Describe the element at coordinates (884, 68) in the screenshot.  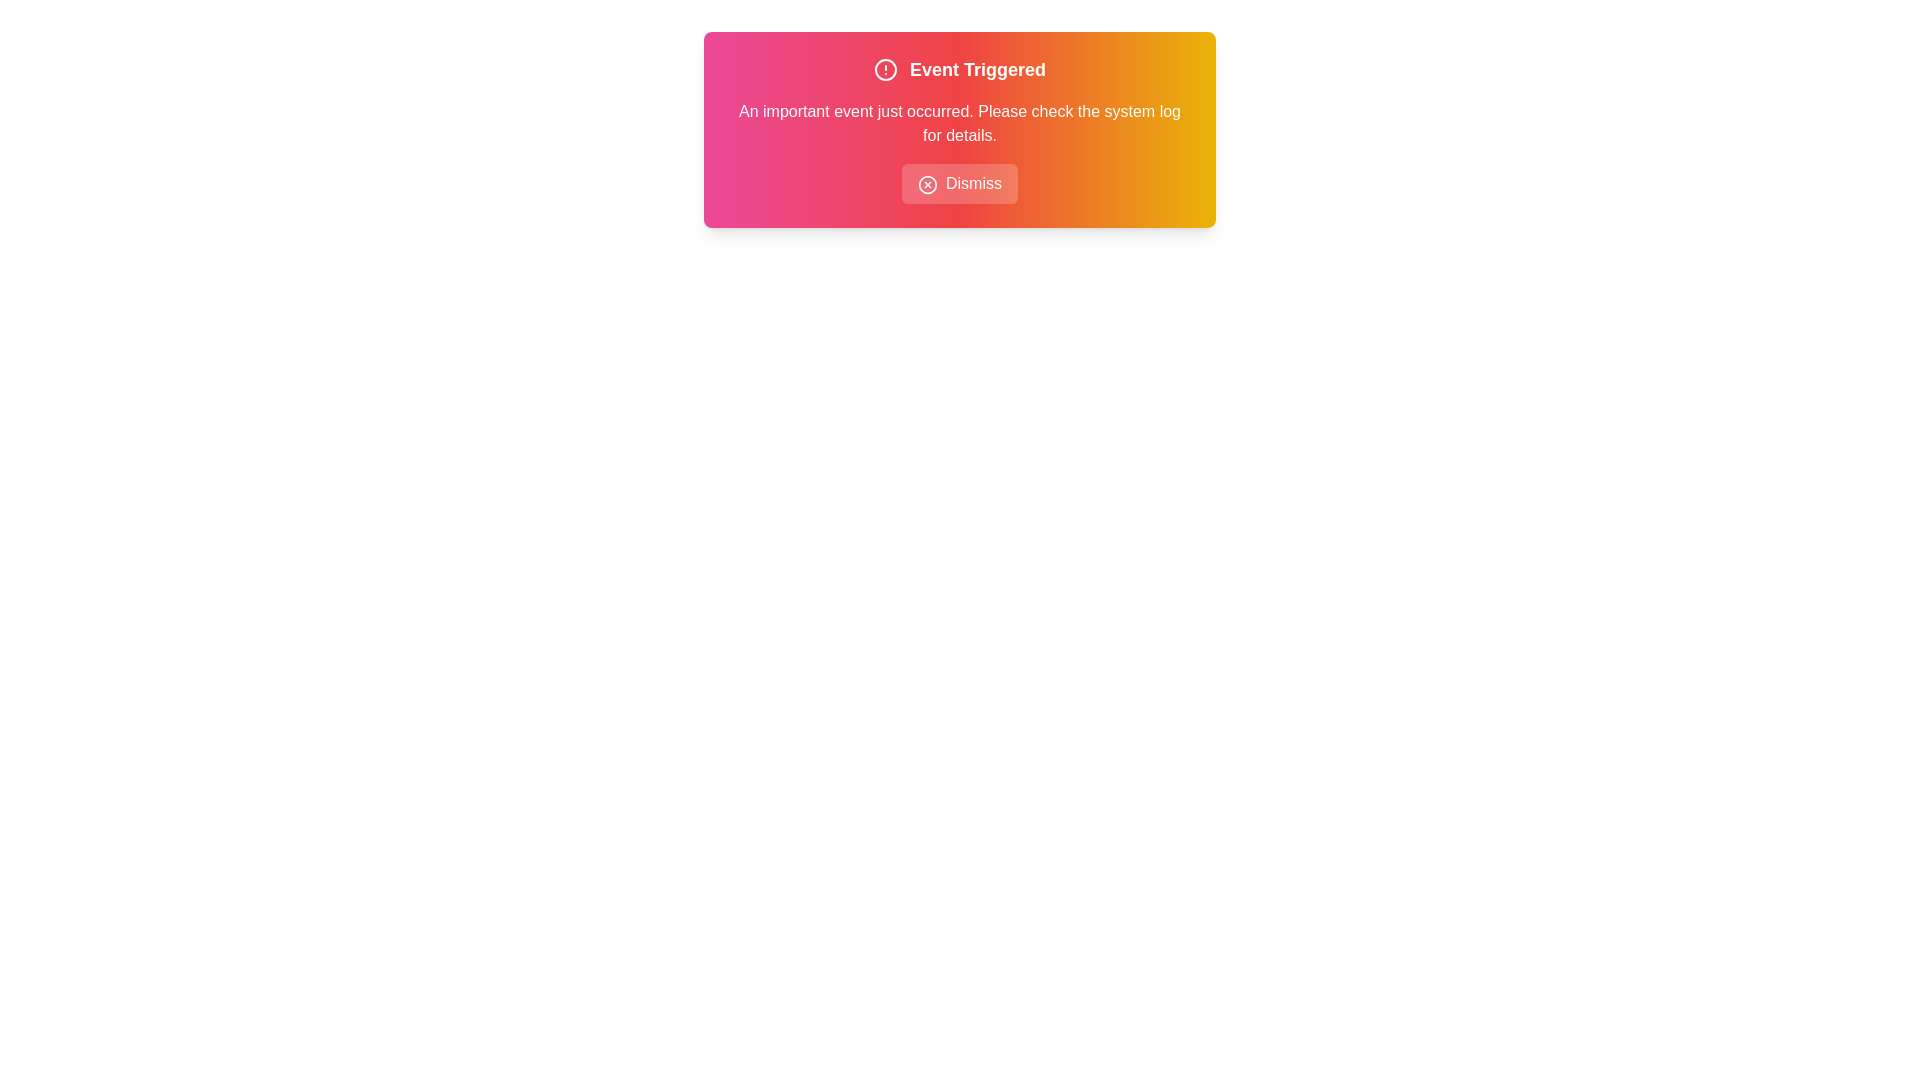
I see `the circular alert icon with a red fill and white lines, located to the left of the 'Event Triggered' text in the notification card` at that location.